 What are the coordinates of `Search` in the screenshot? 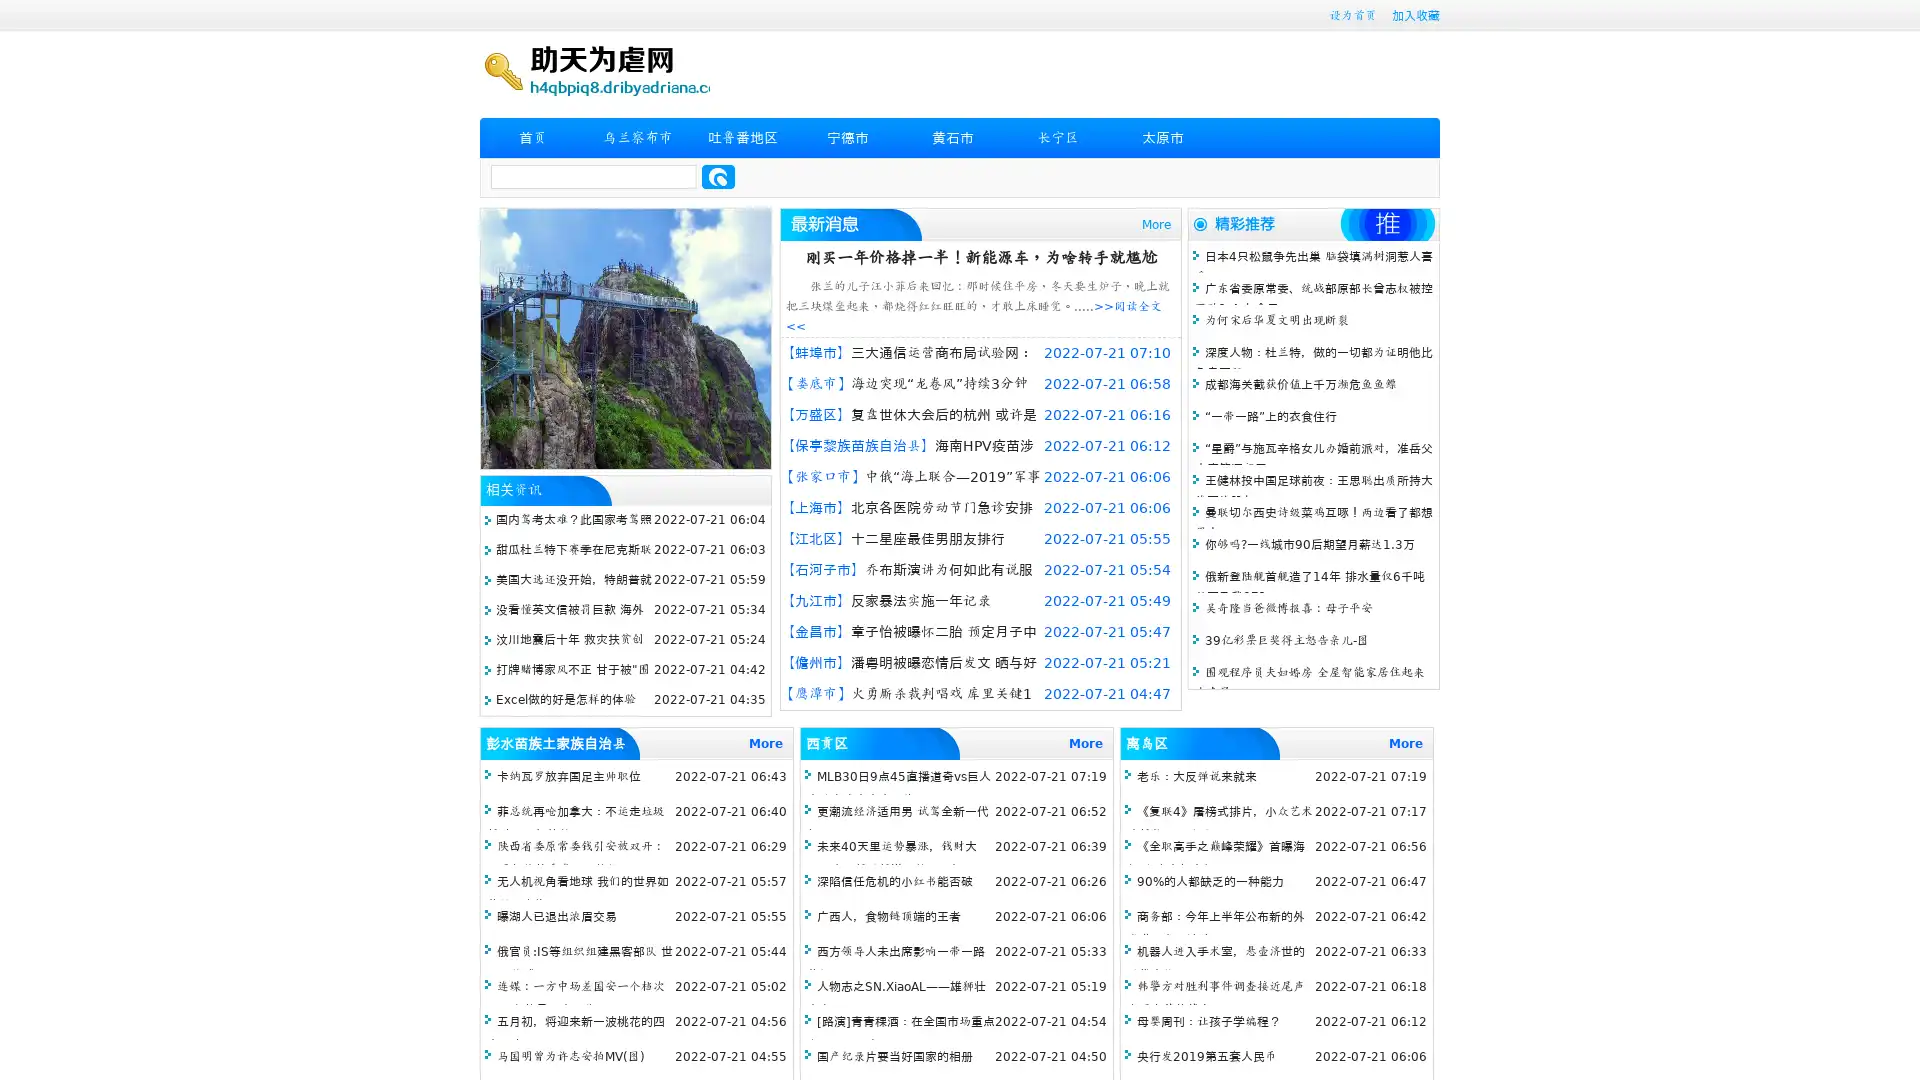 It's located at (718, 176).